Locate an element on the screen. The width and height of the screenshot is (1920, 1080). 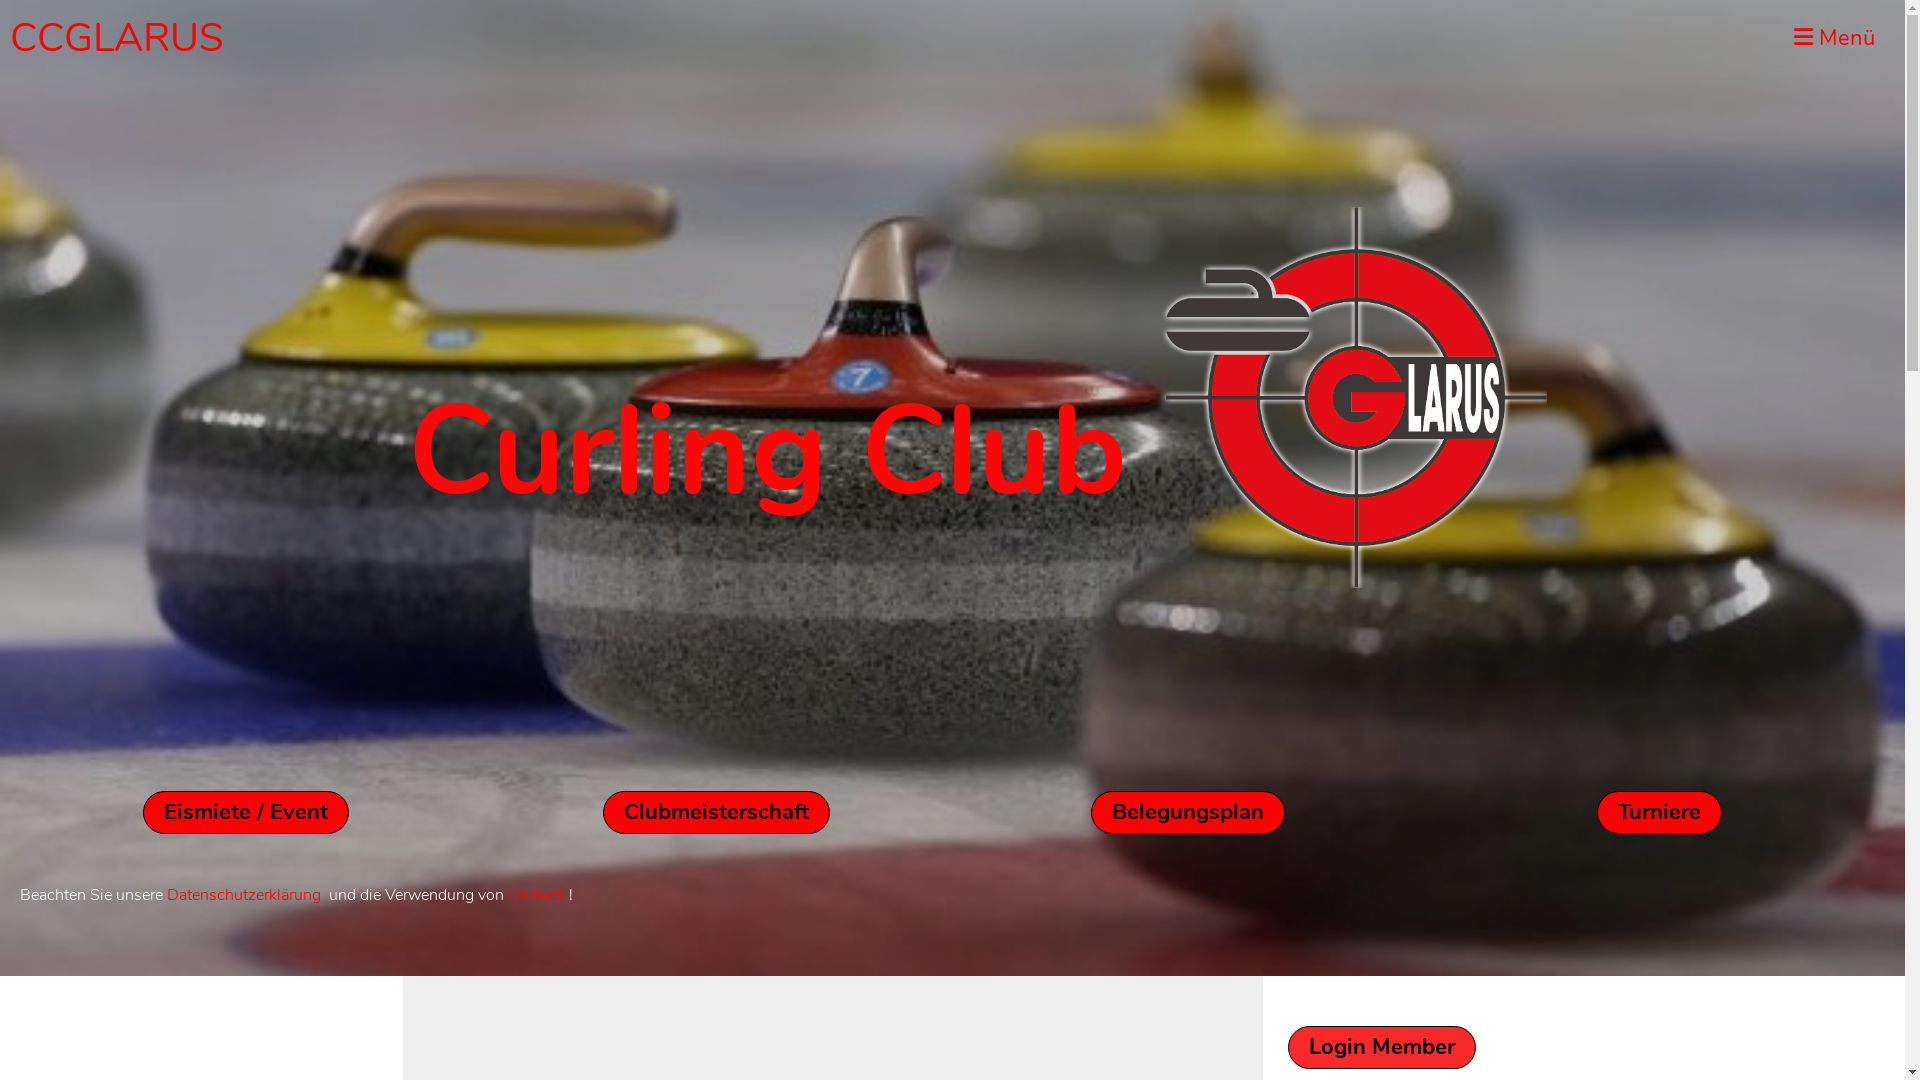
'Login Member' is located at coordinates (1287, 1046).